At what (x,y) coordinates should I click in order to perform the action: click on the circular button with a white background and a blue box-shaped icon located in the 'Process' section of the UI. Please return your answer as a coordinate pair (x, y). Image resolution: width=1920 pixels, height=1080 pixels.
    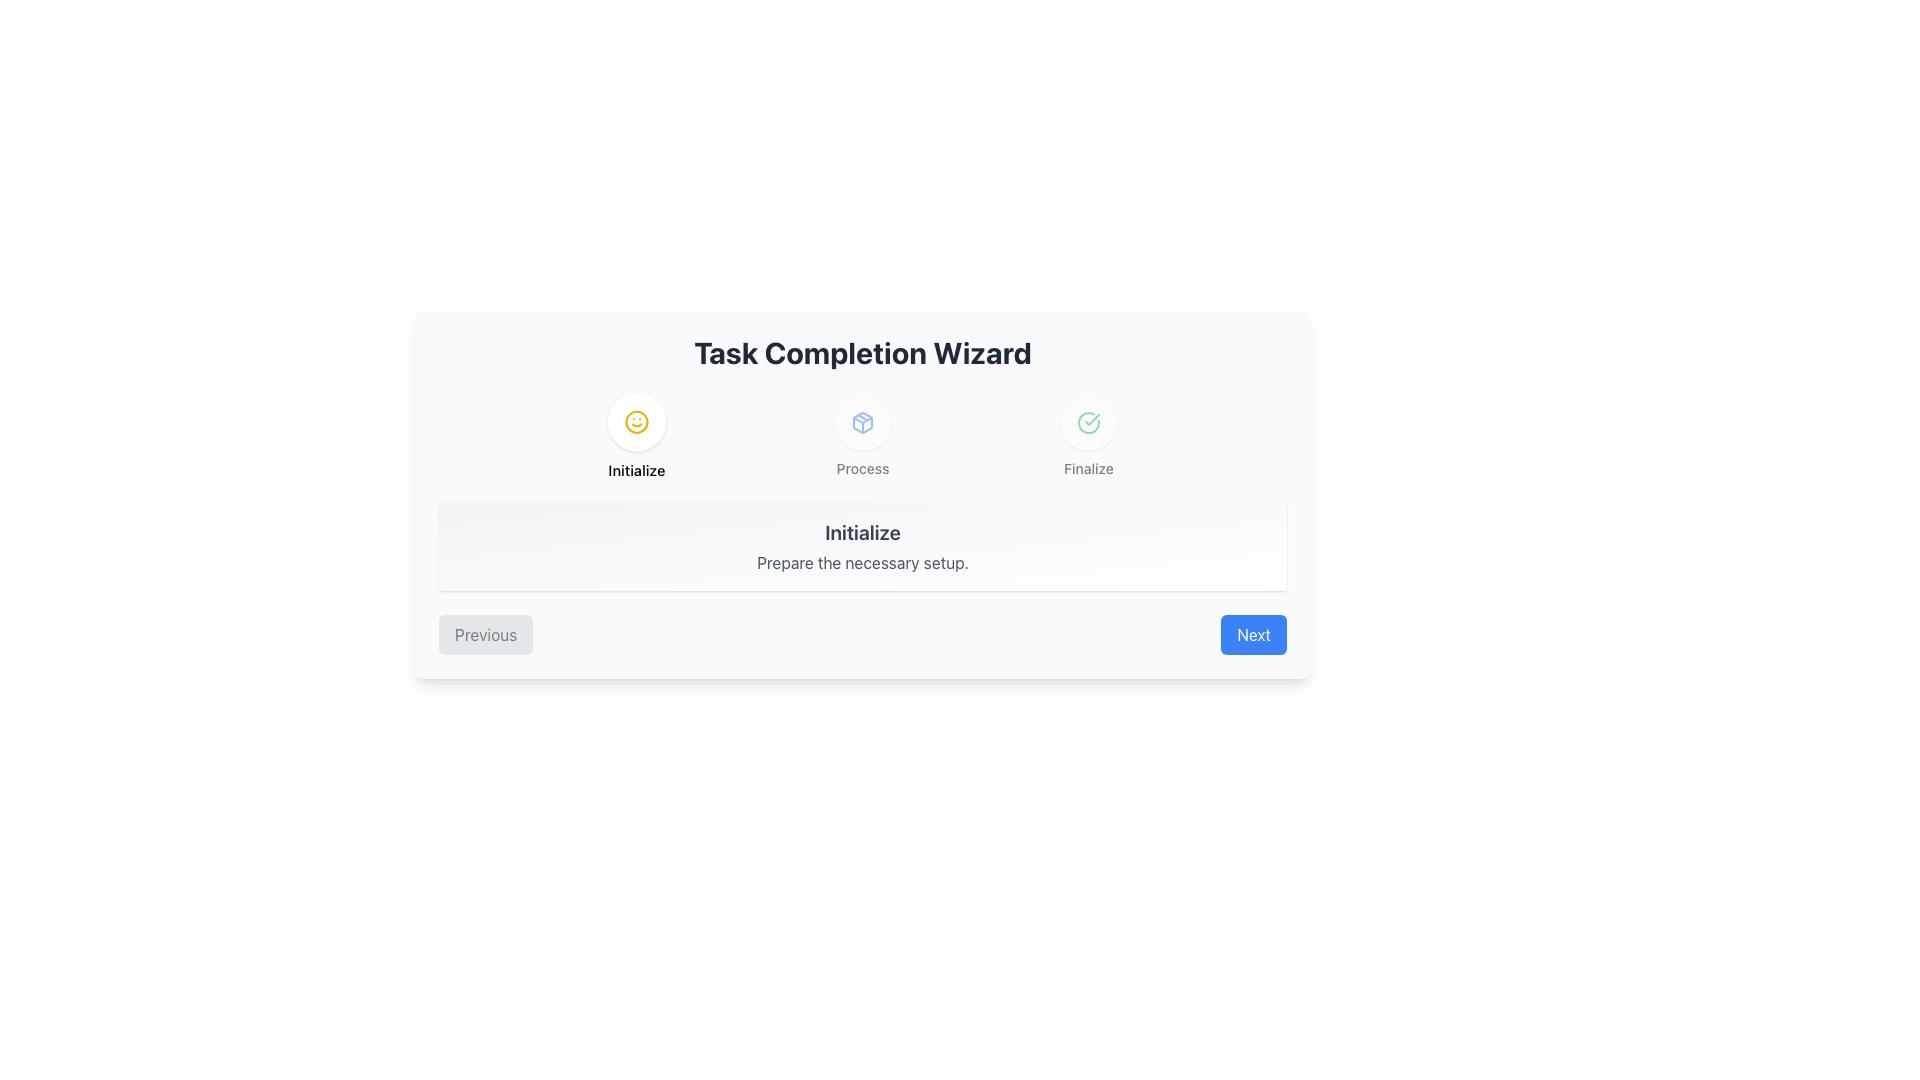
    Looking at the image, I should click on (863, 422).